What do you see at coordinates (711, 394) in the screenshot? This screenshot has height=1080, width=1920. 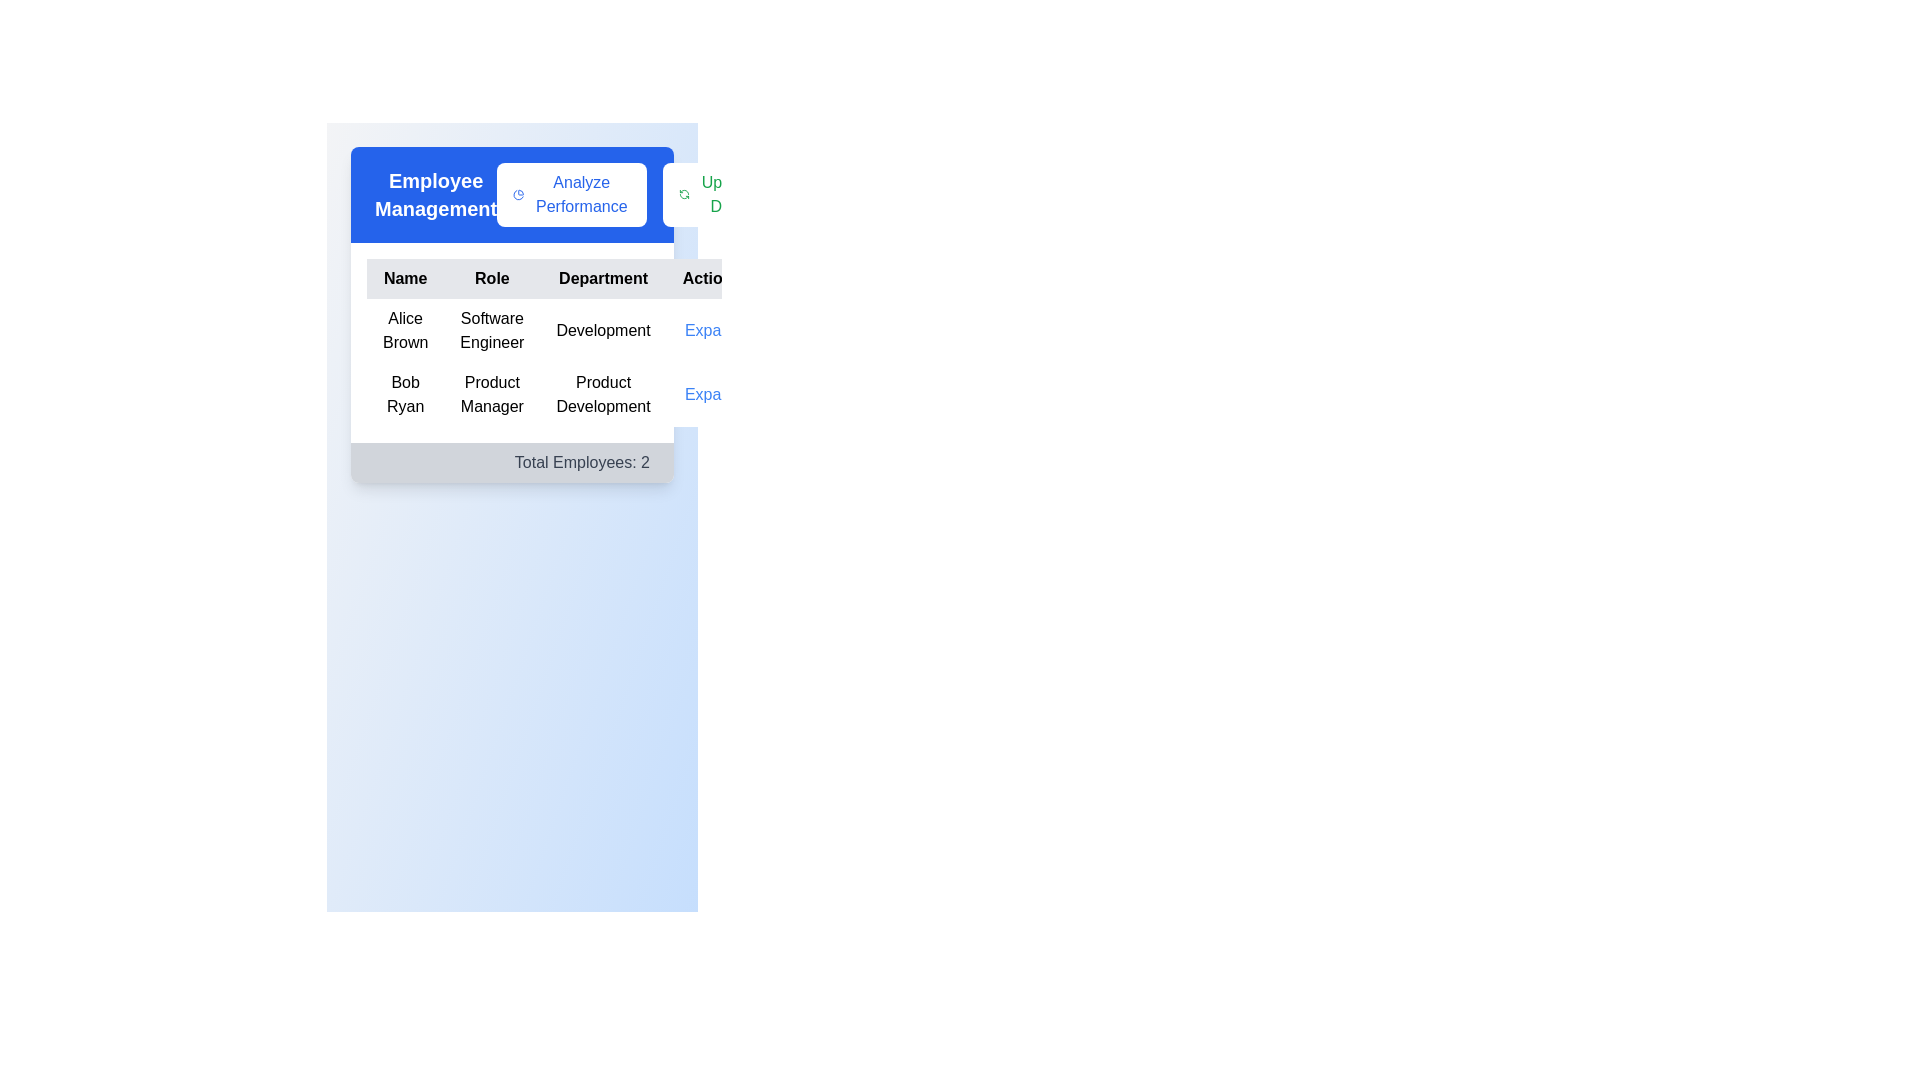 I see `the hyperlink styled text labeled 'Expand' in the 'Action' column associated with 'Bob Ryan'` at bounding box center [711, 394].